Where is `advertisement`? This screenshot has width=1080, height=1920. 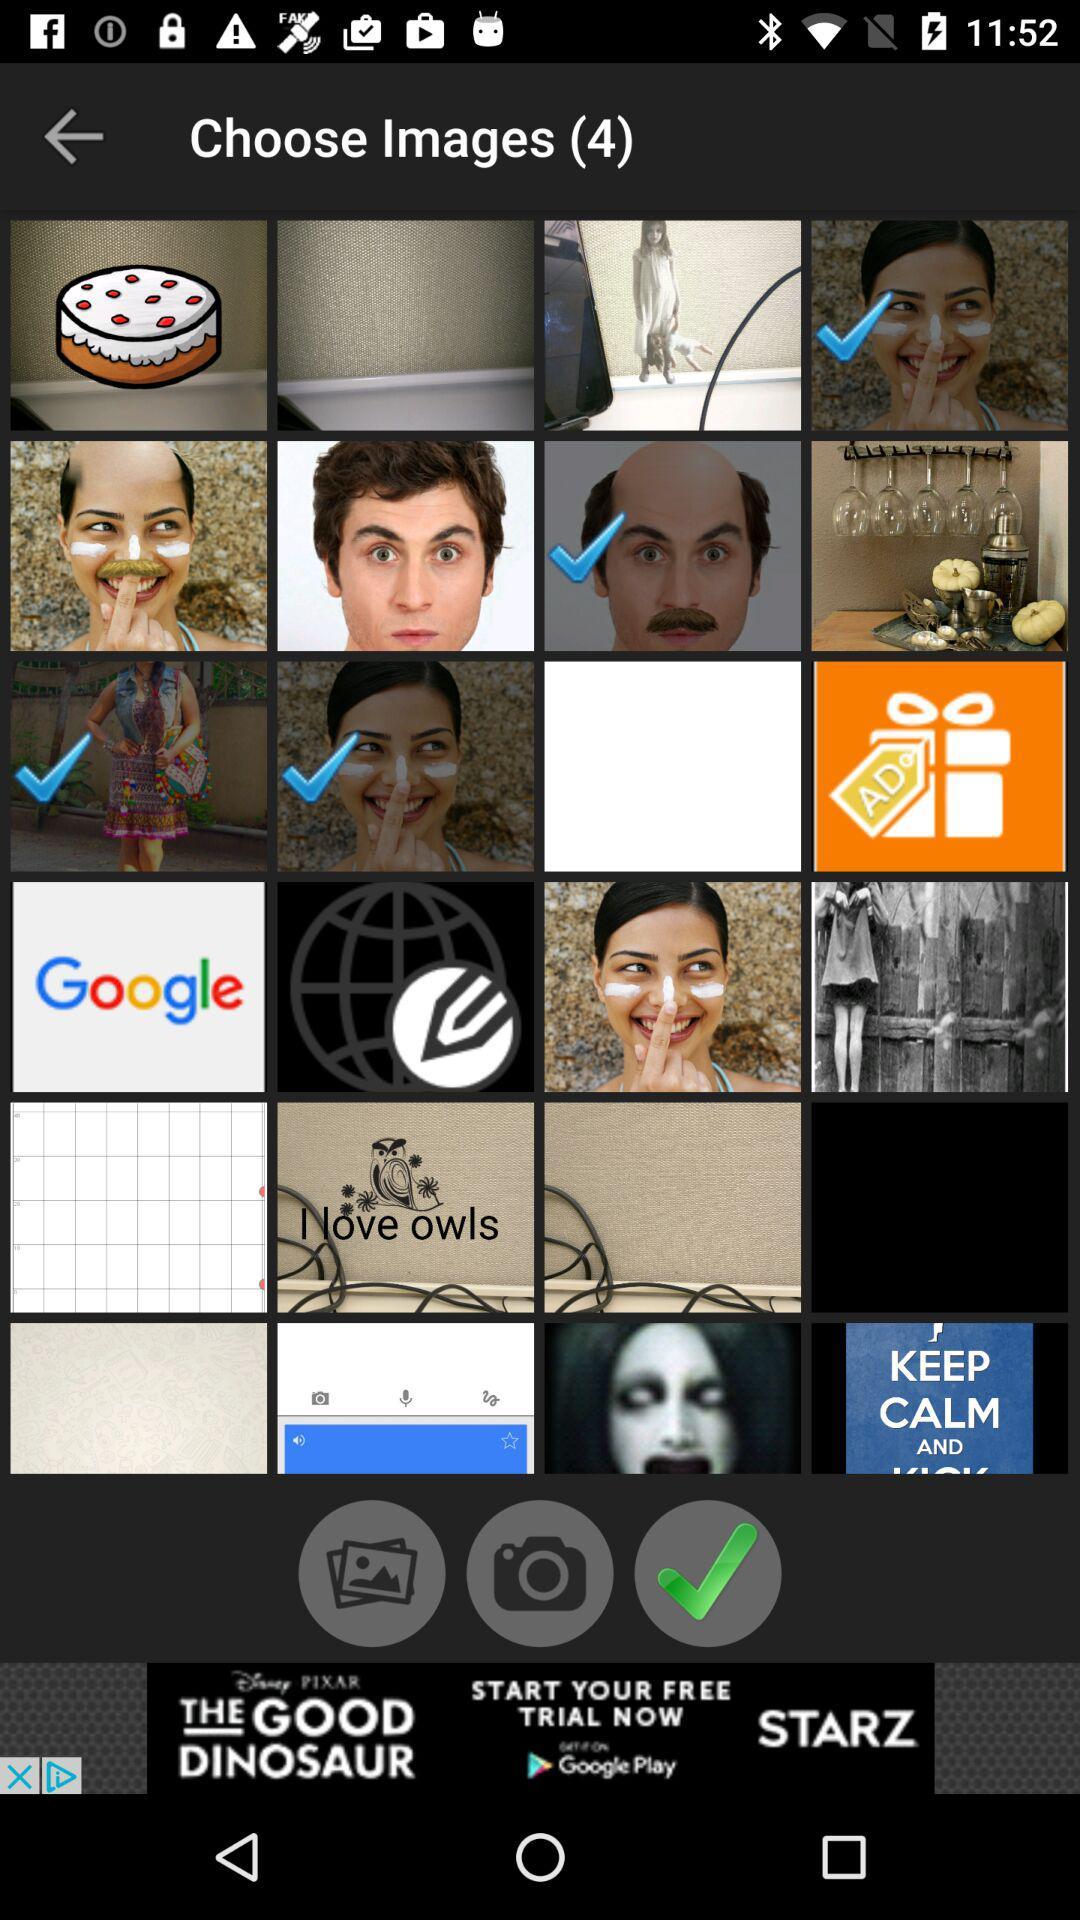 advertisement is located at coordinates (939, 765).